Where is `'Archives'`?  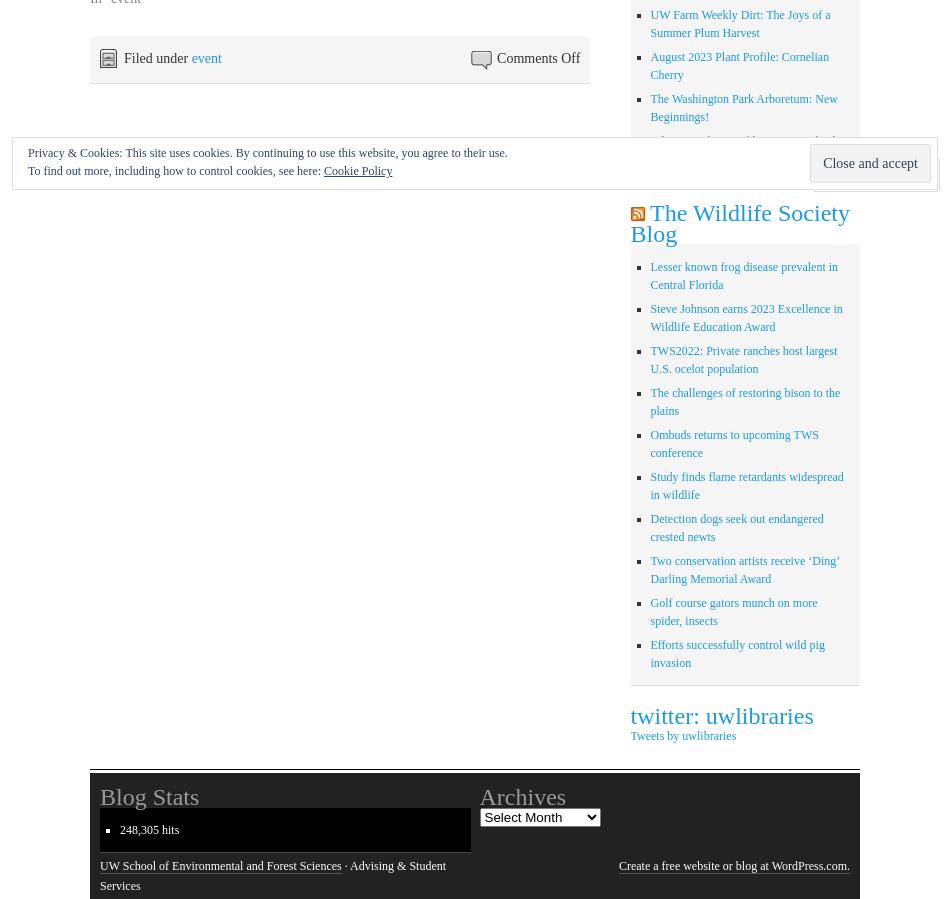
'Archives' is located at coordinates (522, 795).